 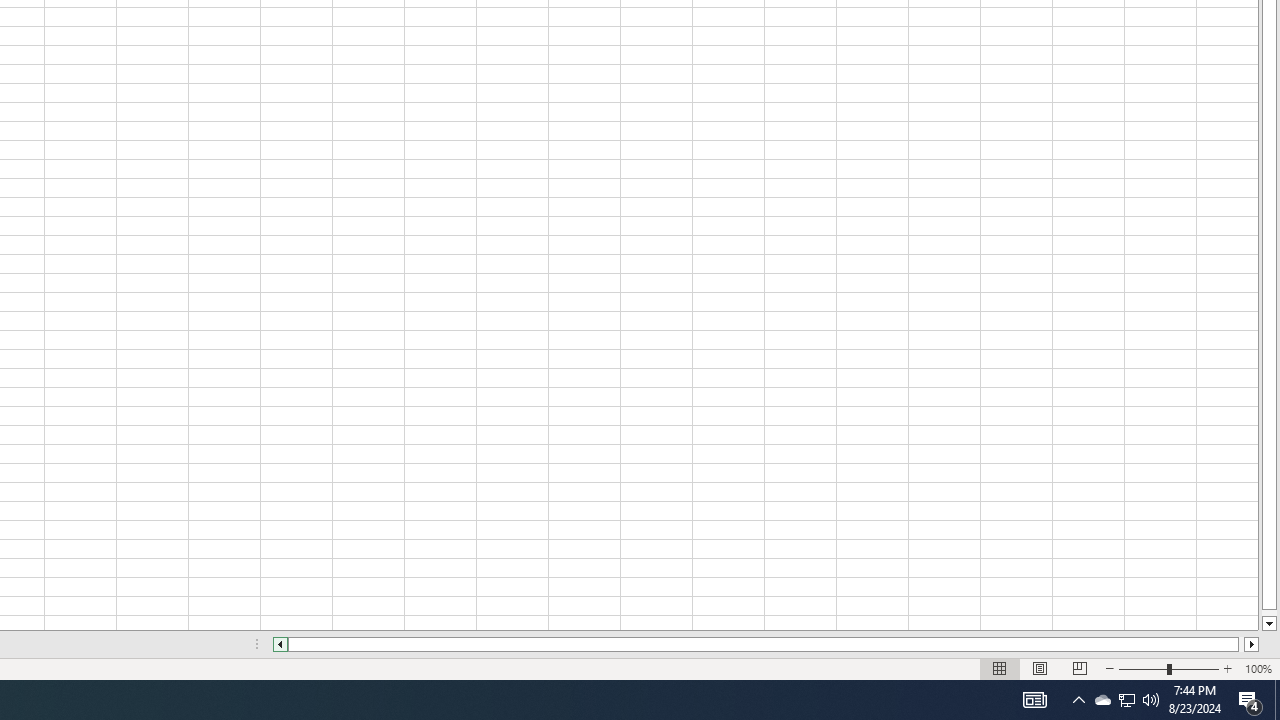 I want to click on 'Class: NetUIScrollBar', so click(x=765, y=644).